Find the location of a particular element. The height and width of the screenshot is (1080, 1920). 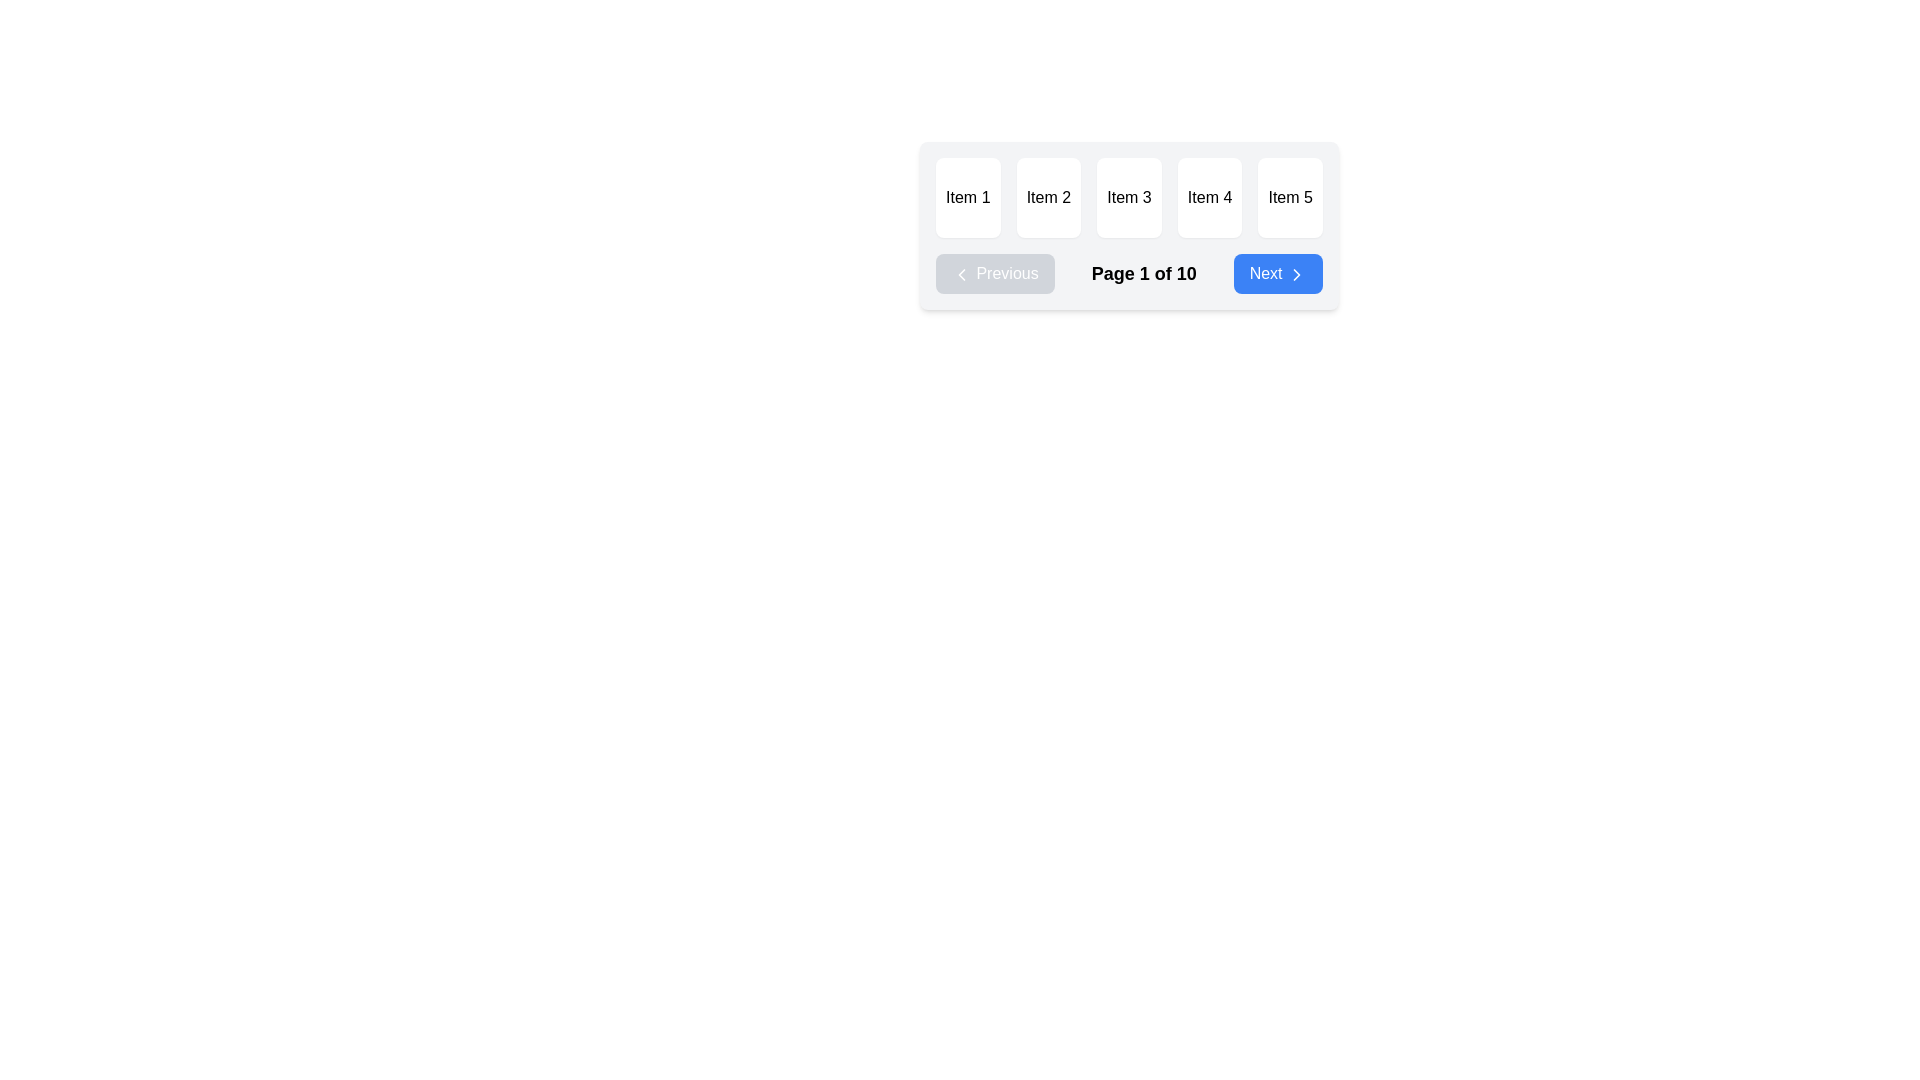

the button labeled 'Item 2', which is the second element in a grid layout of five items, featuring a white background and bold black text is located at coordinates (1047, 197).